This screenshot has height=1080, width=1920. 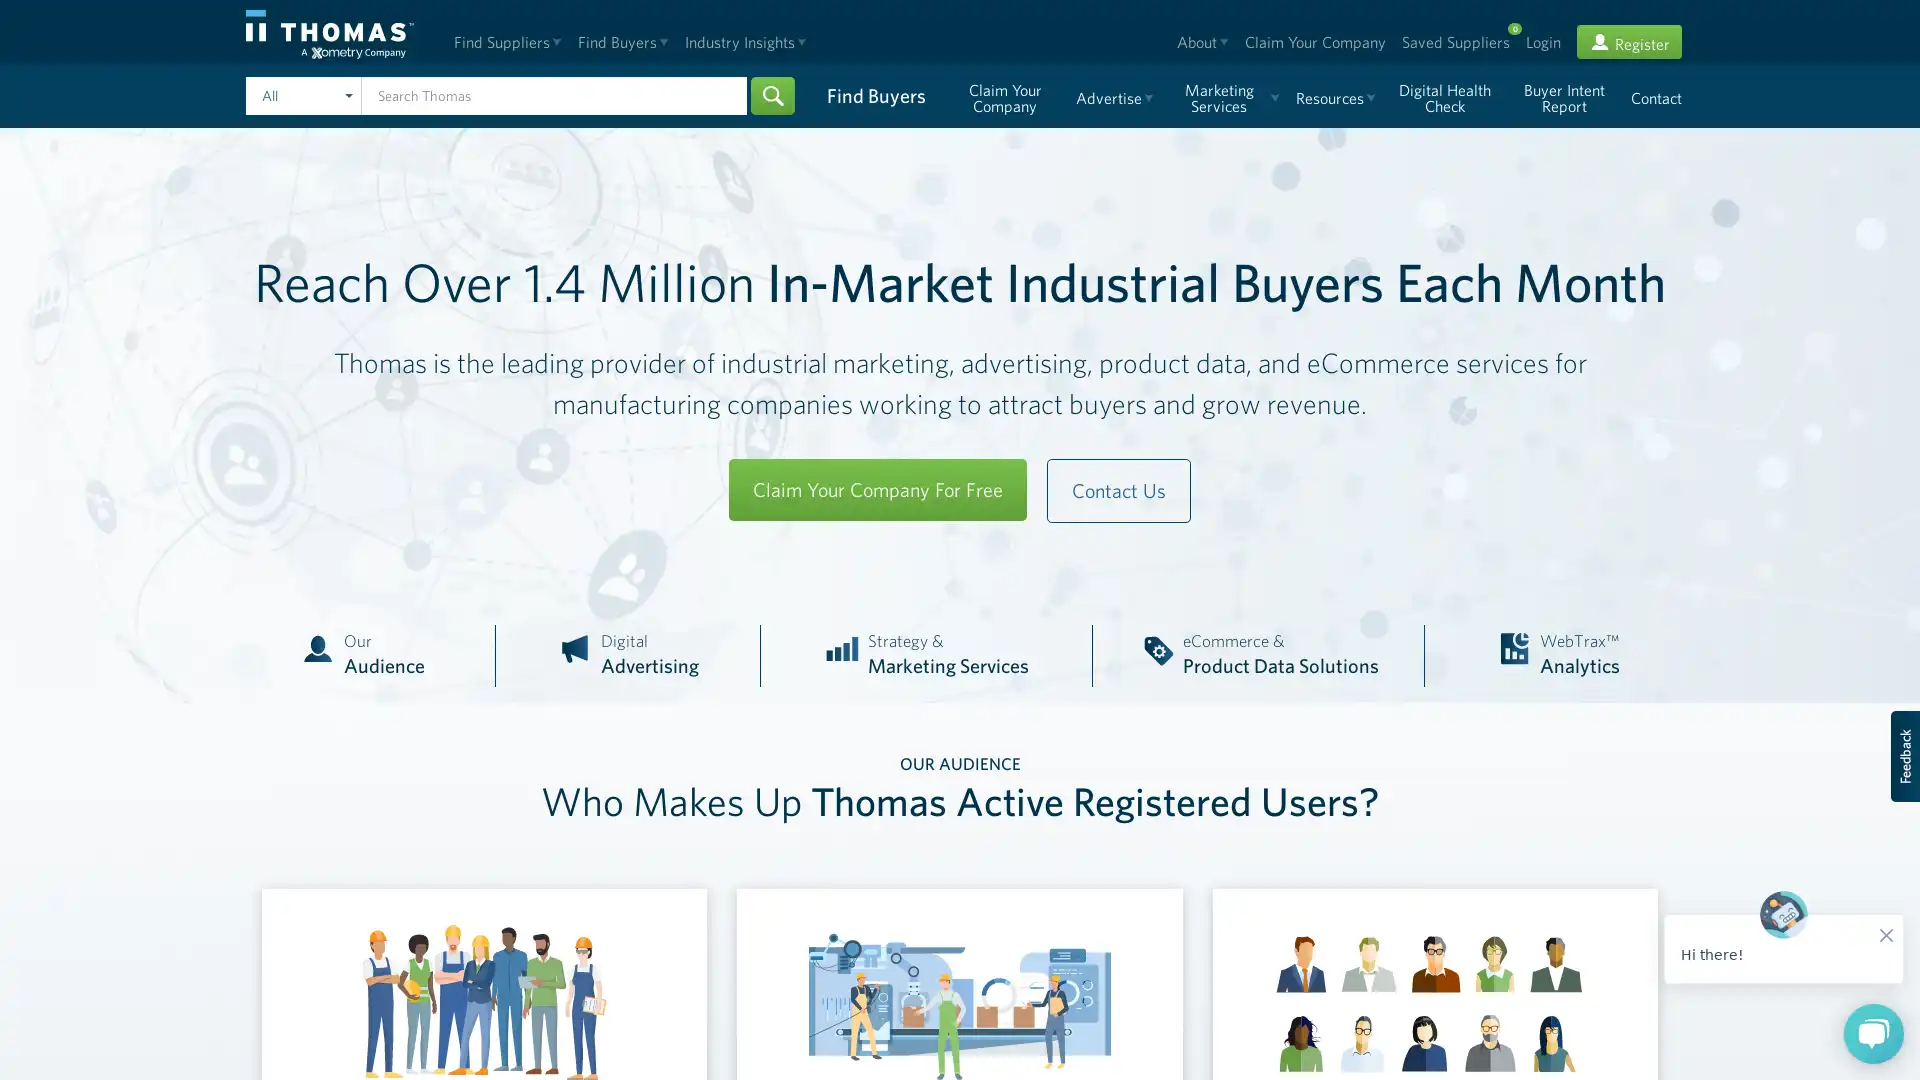 What do you see at coordinates (771, 95) in the screenshot?
I see `search` at bounding box center [771, 95].